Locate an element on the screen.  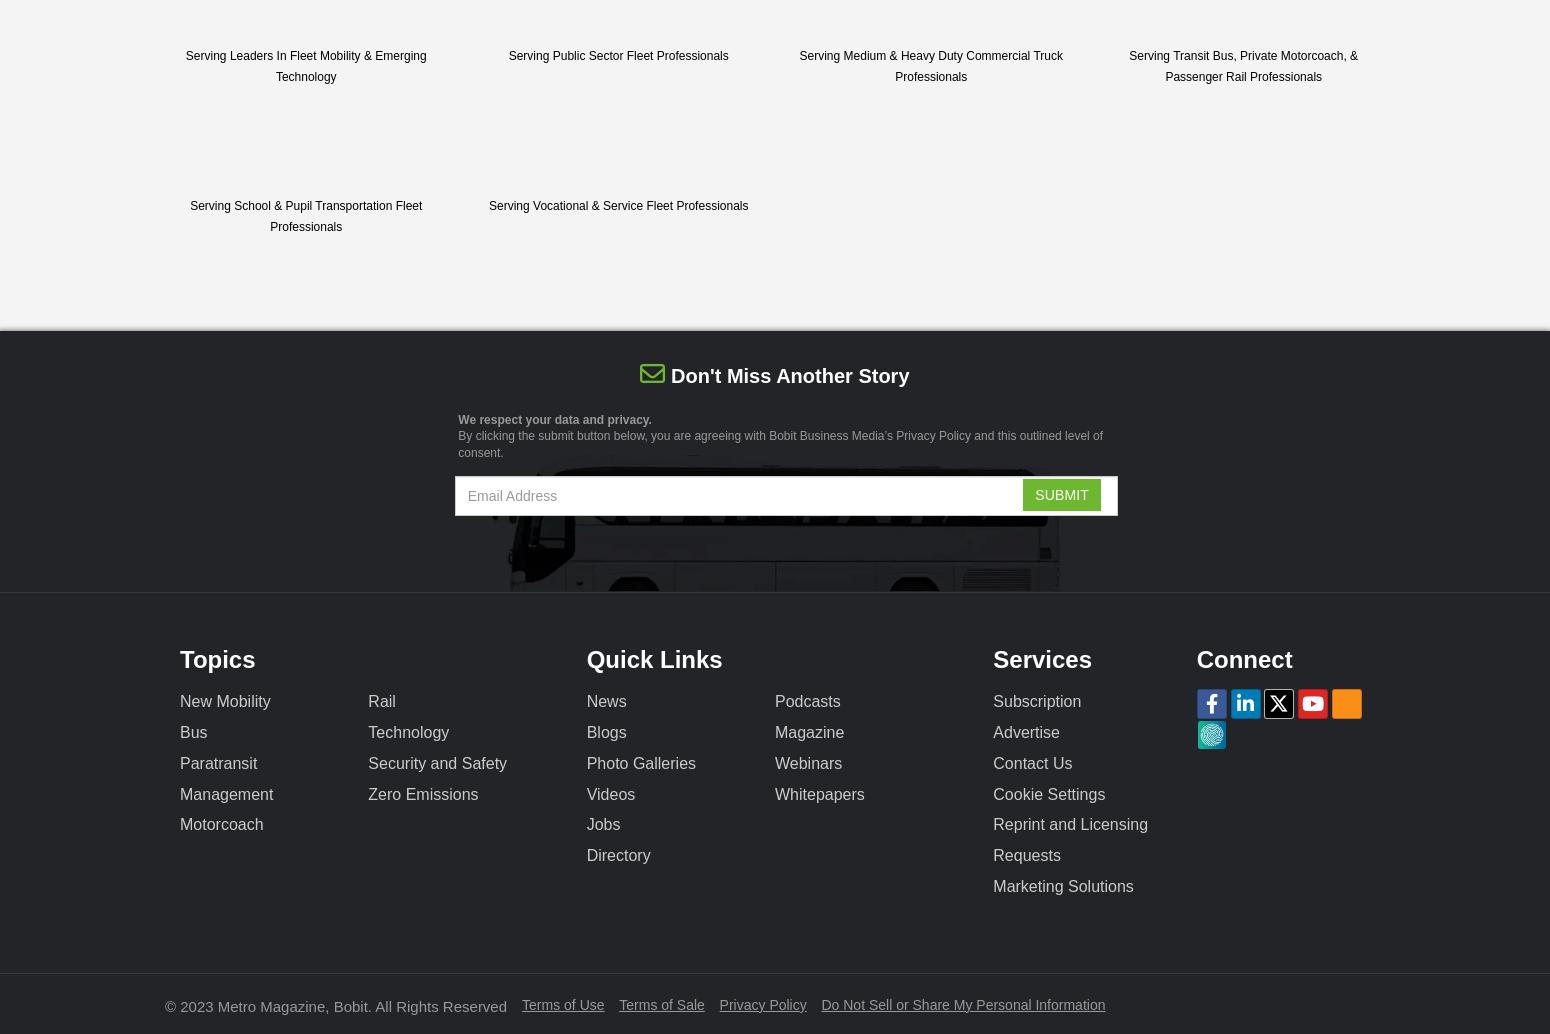
'Photo Galleries' is located at coordinates (639, 762).